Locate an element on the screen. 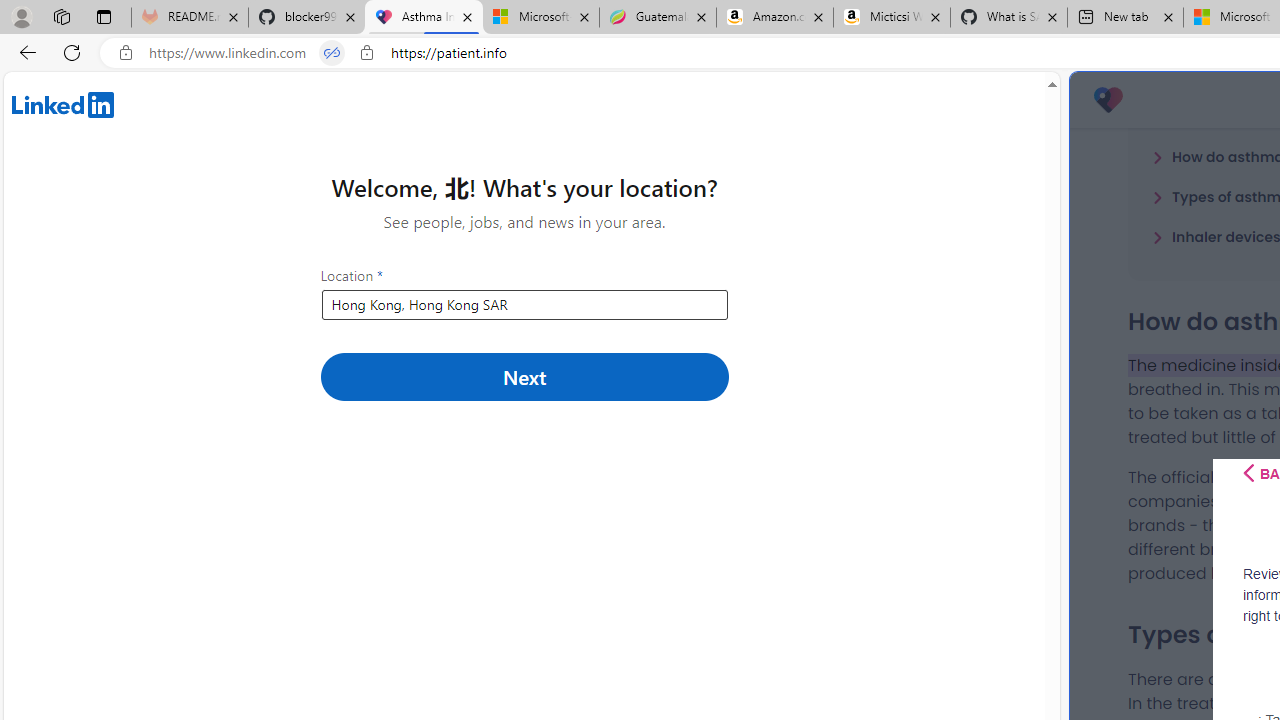 Image resolution: width=1280 pixels, height=720 pixels. 'Refresh' is located at coordinates (72, 51).